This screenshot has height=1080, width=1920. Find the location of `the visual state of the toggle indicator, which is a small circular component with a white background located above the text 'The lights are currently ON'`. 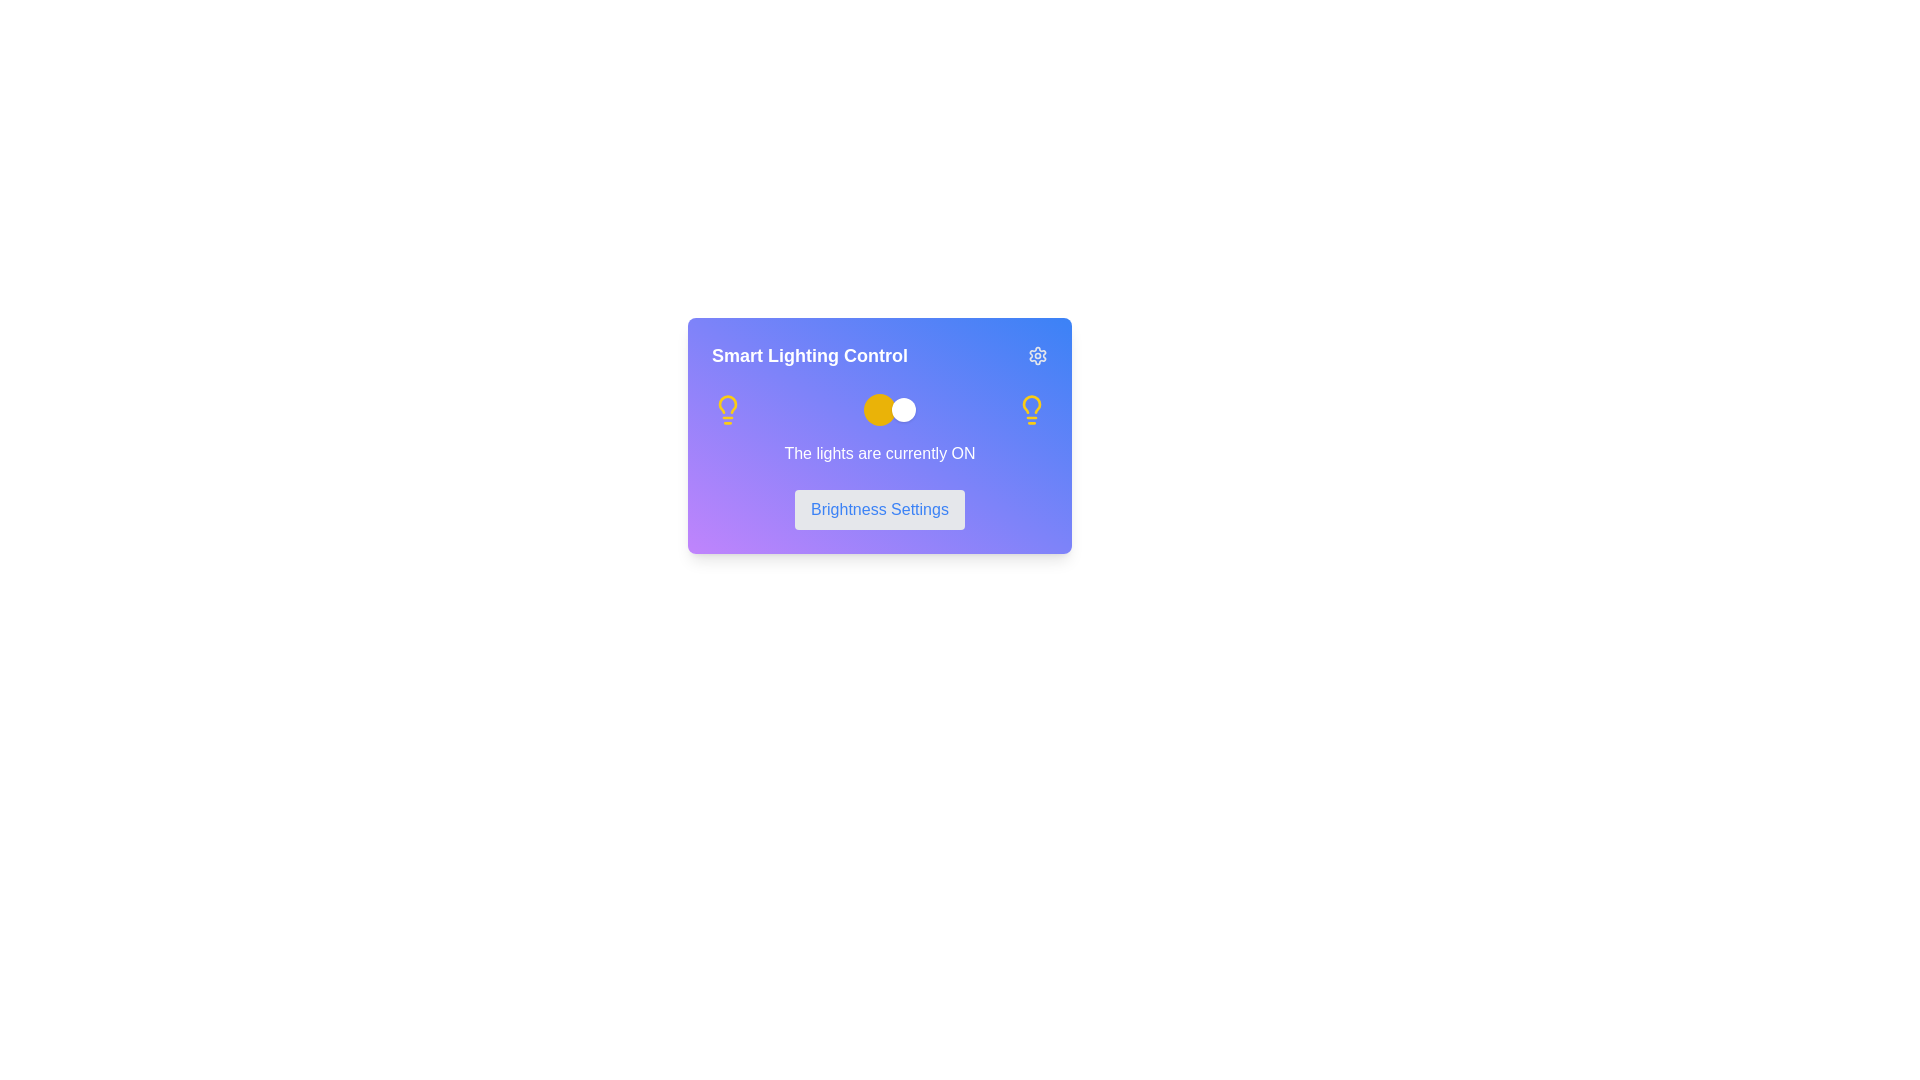

the visual state of the toggle indicator, which is a small circular component with a white background located above the text 'The lights are currently ON' is located at coordinates (902, 408).